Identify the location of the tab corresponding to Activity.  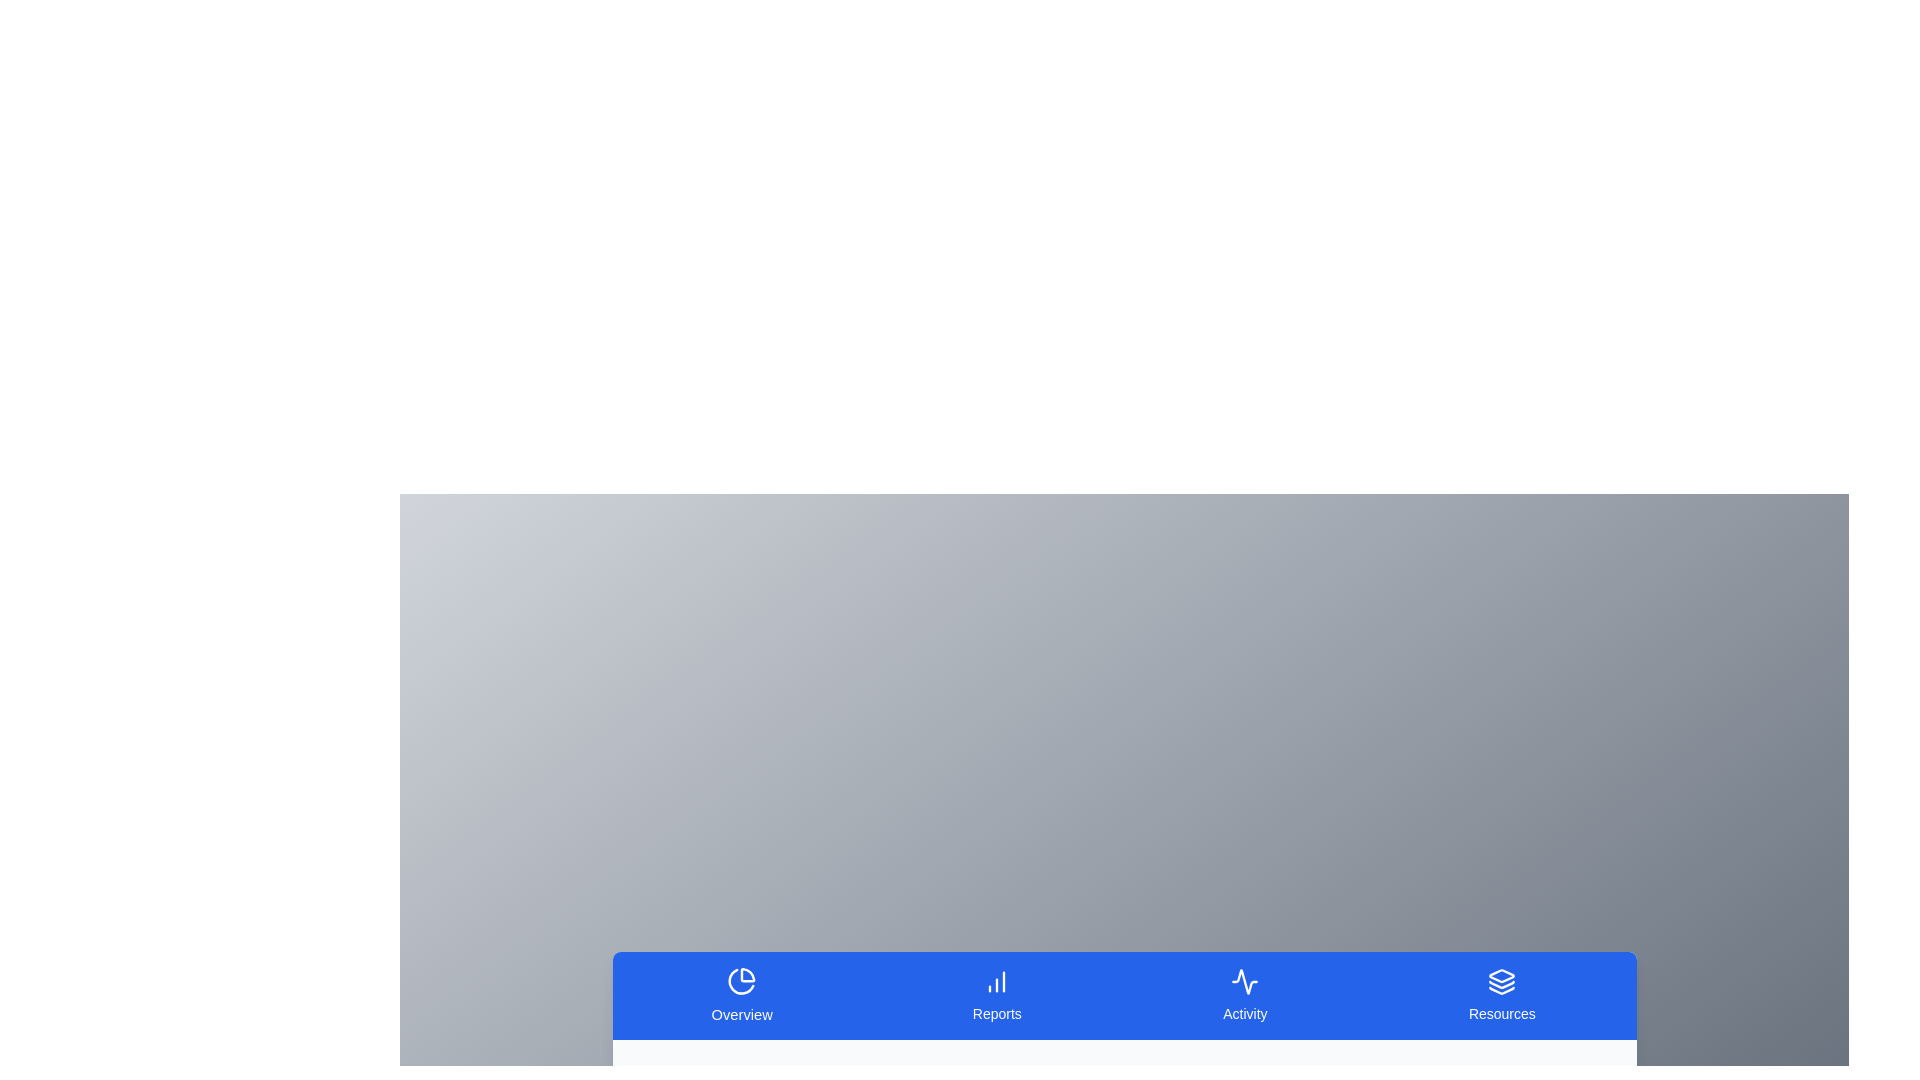
(1243, 995).